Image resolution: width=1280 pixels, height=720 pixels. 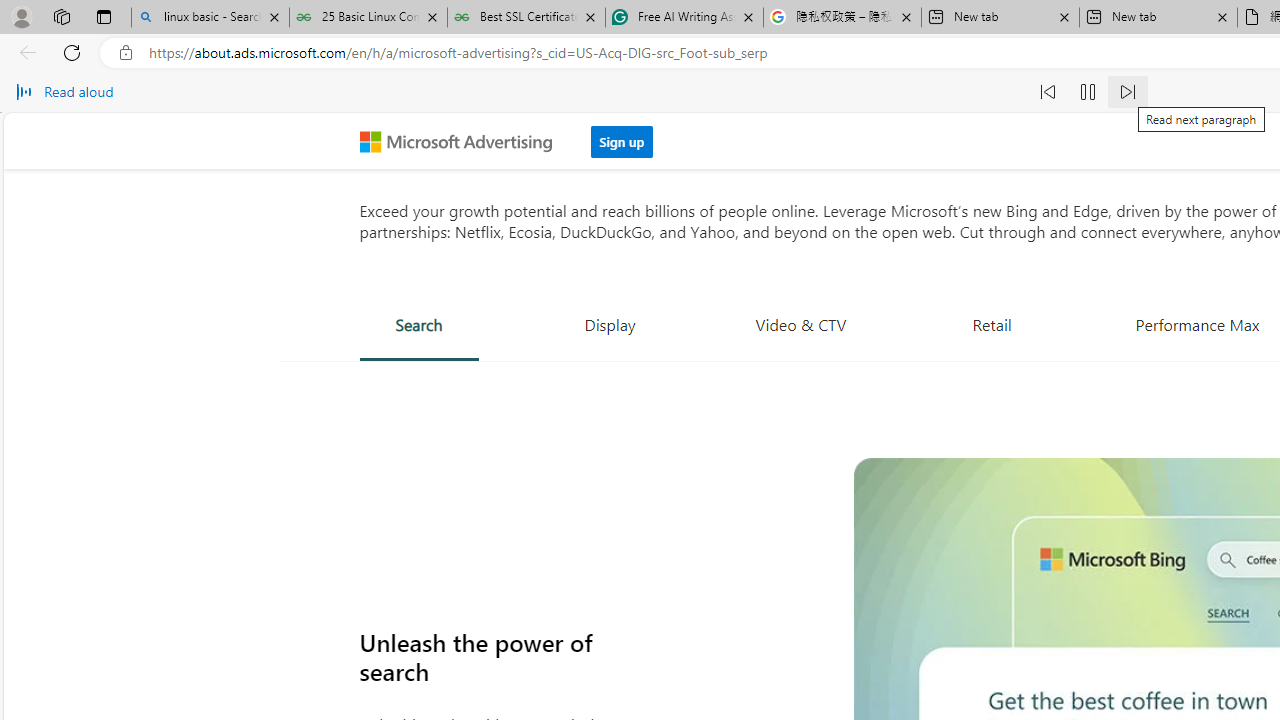 What do you see at coordinates (368, 17) in the screenshot?
I see `'25 Basic Linux Commands For Beginners - GeeksforGeeks'` at bounding box center [368, 17].